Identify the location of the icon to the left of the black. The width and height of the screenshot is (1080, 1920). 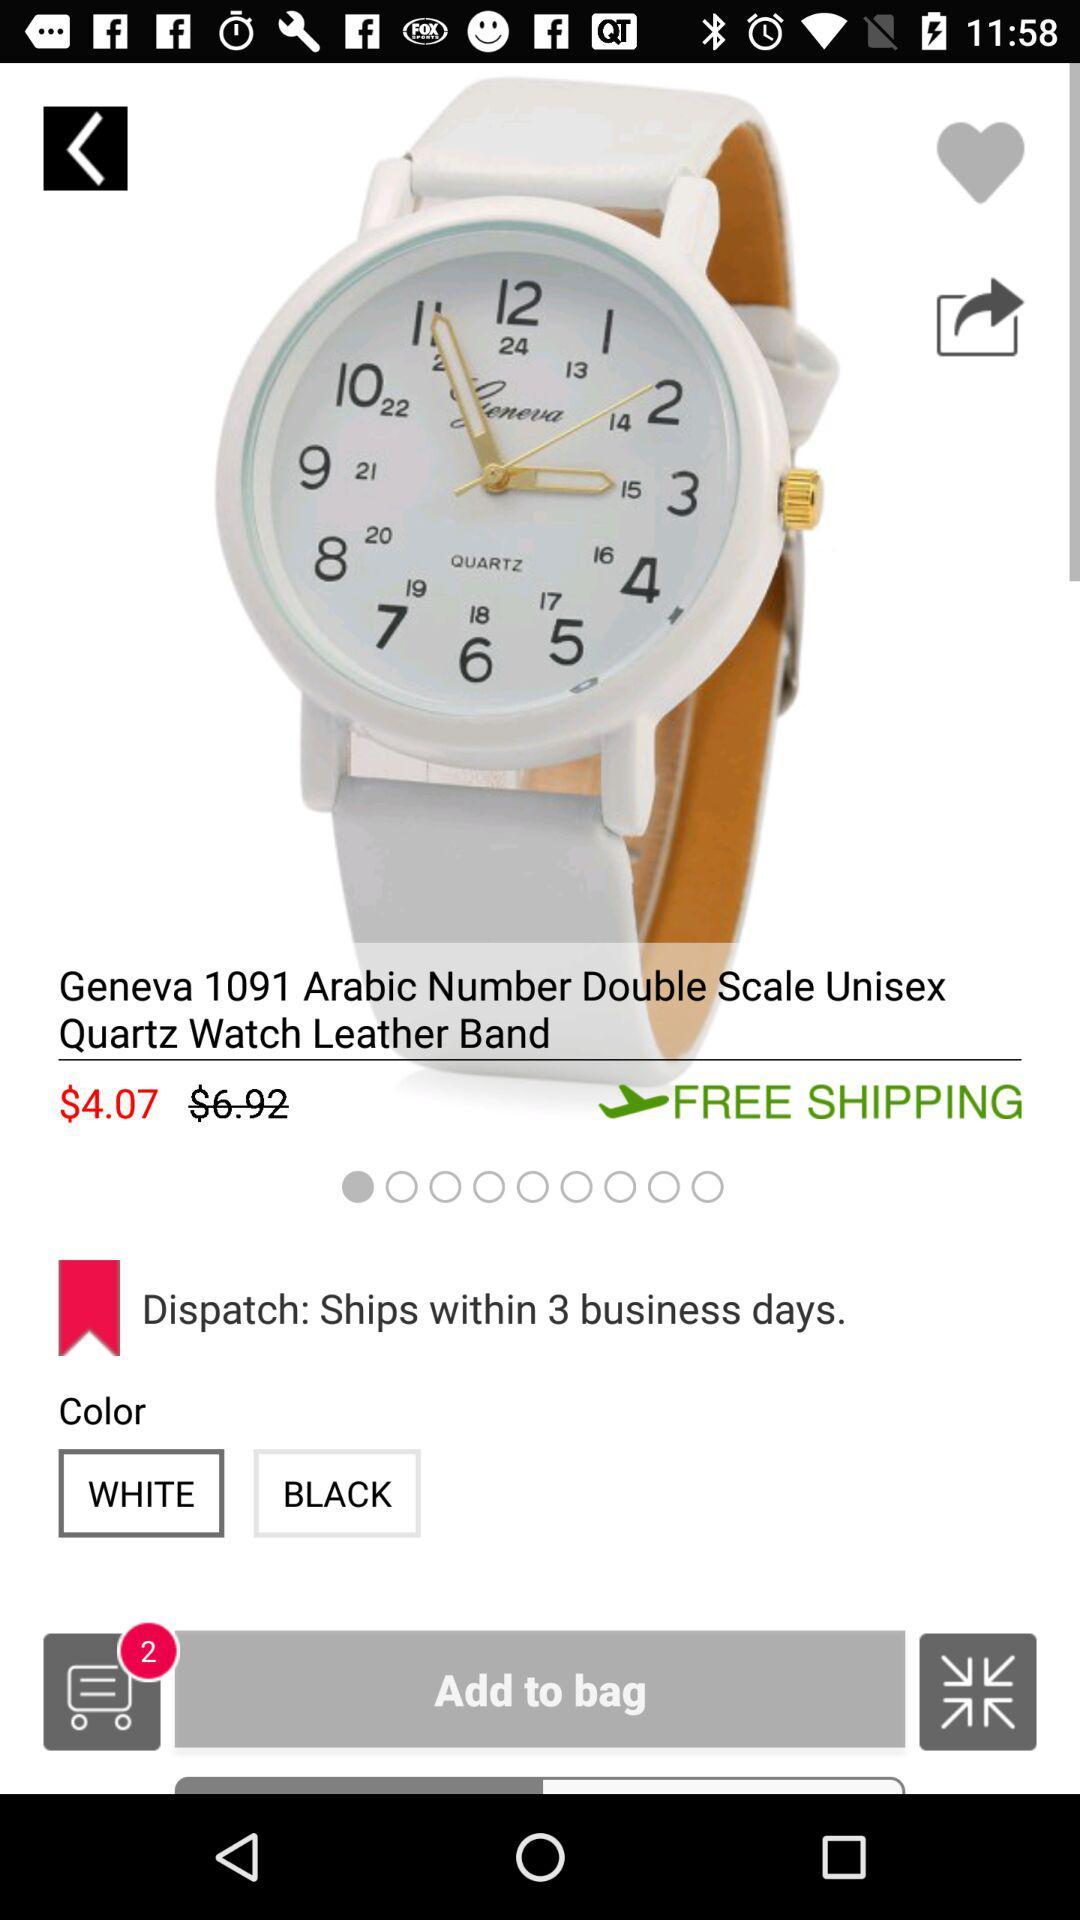
(140, 1493).